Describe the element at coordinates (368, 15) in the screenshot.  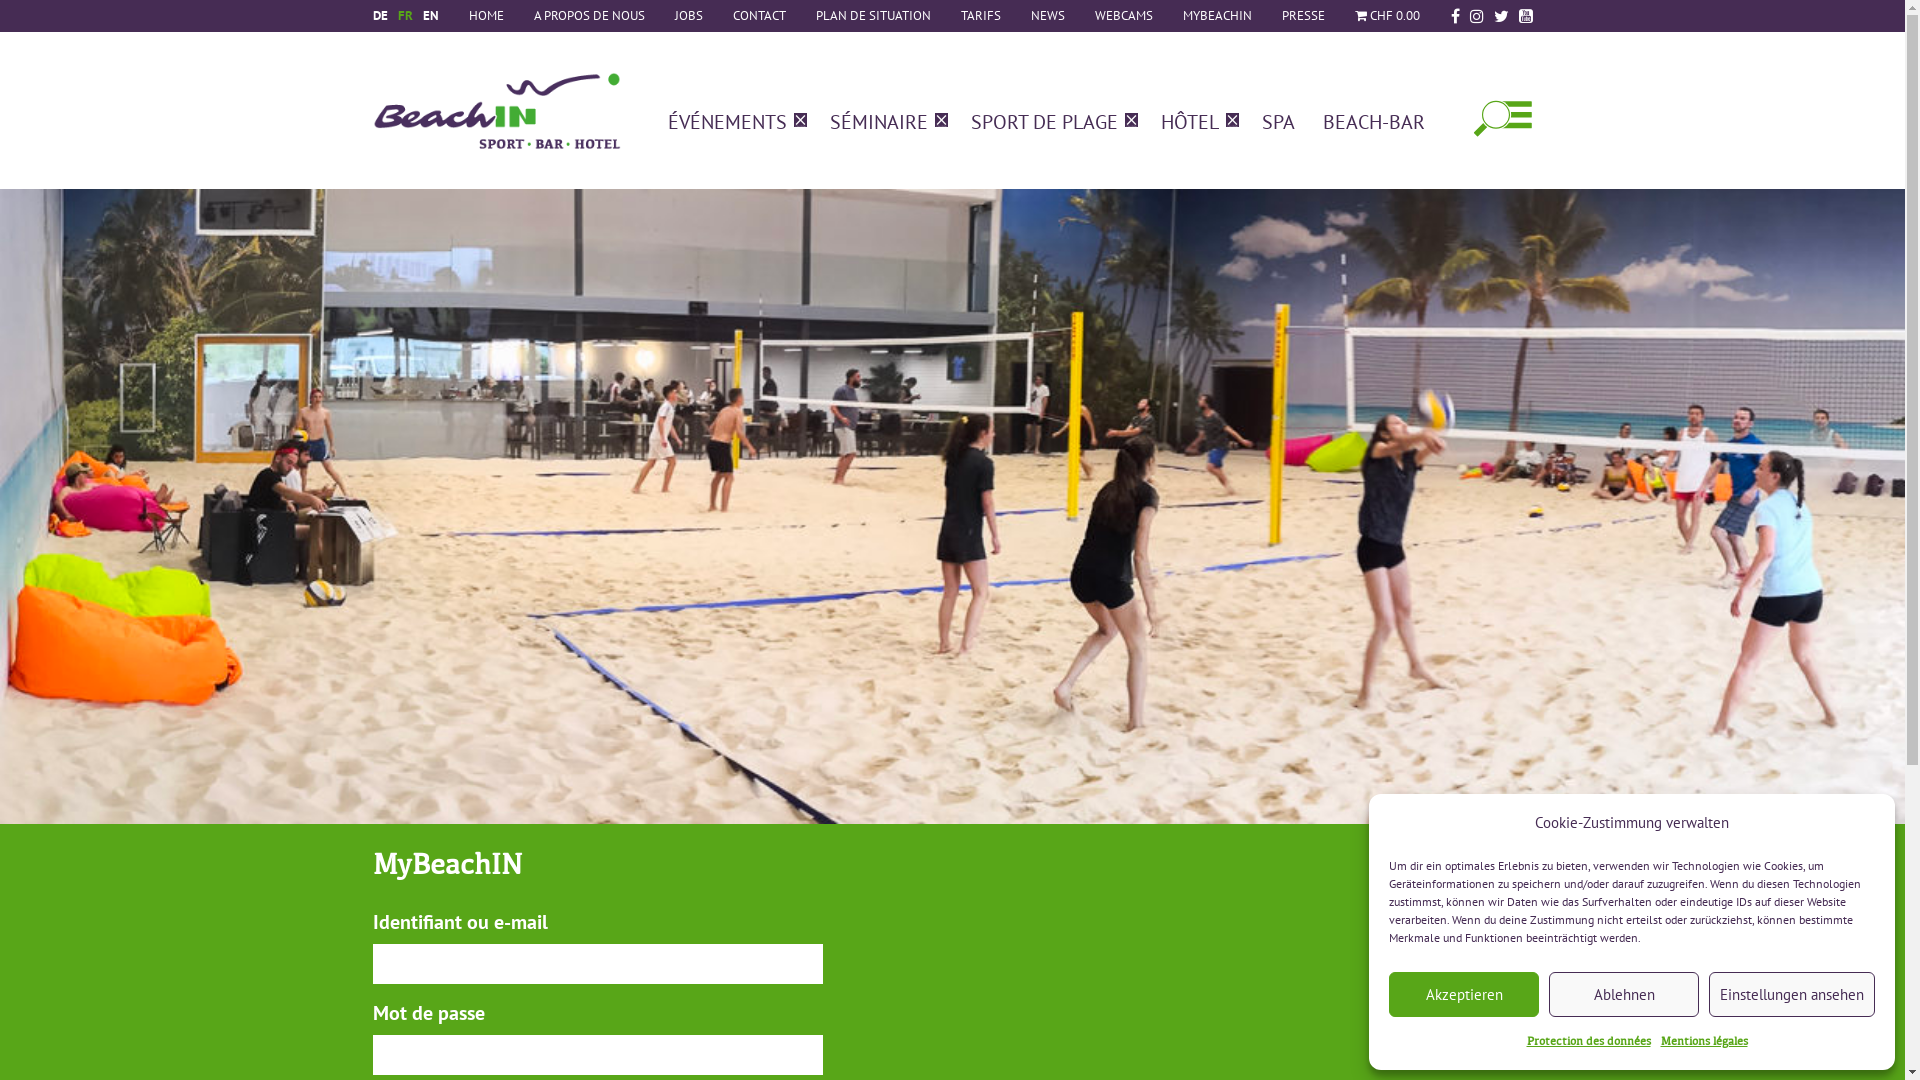
I see `'DE'` at that location.